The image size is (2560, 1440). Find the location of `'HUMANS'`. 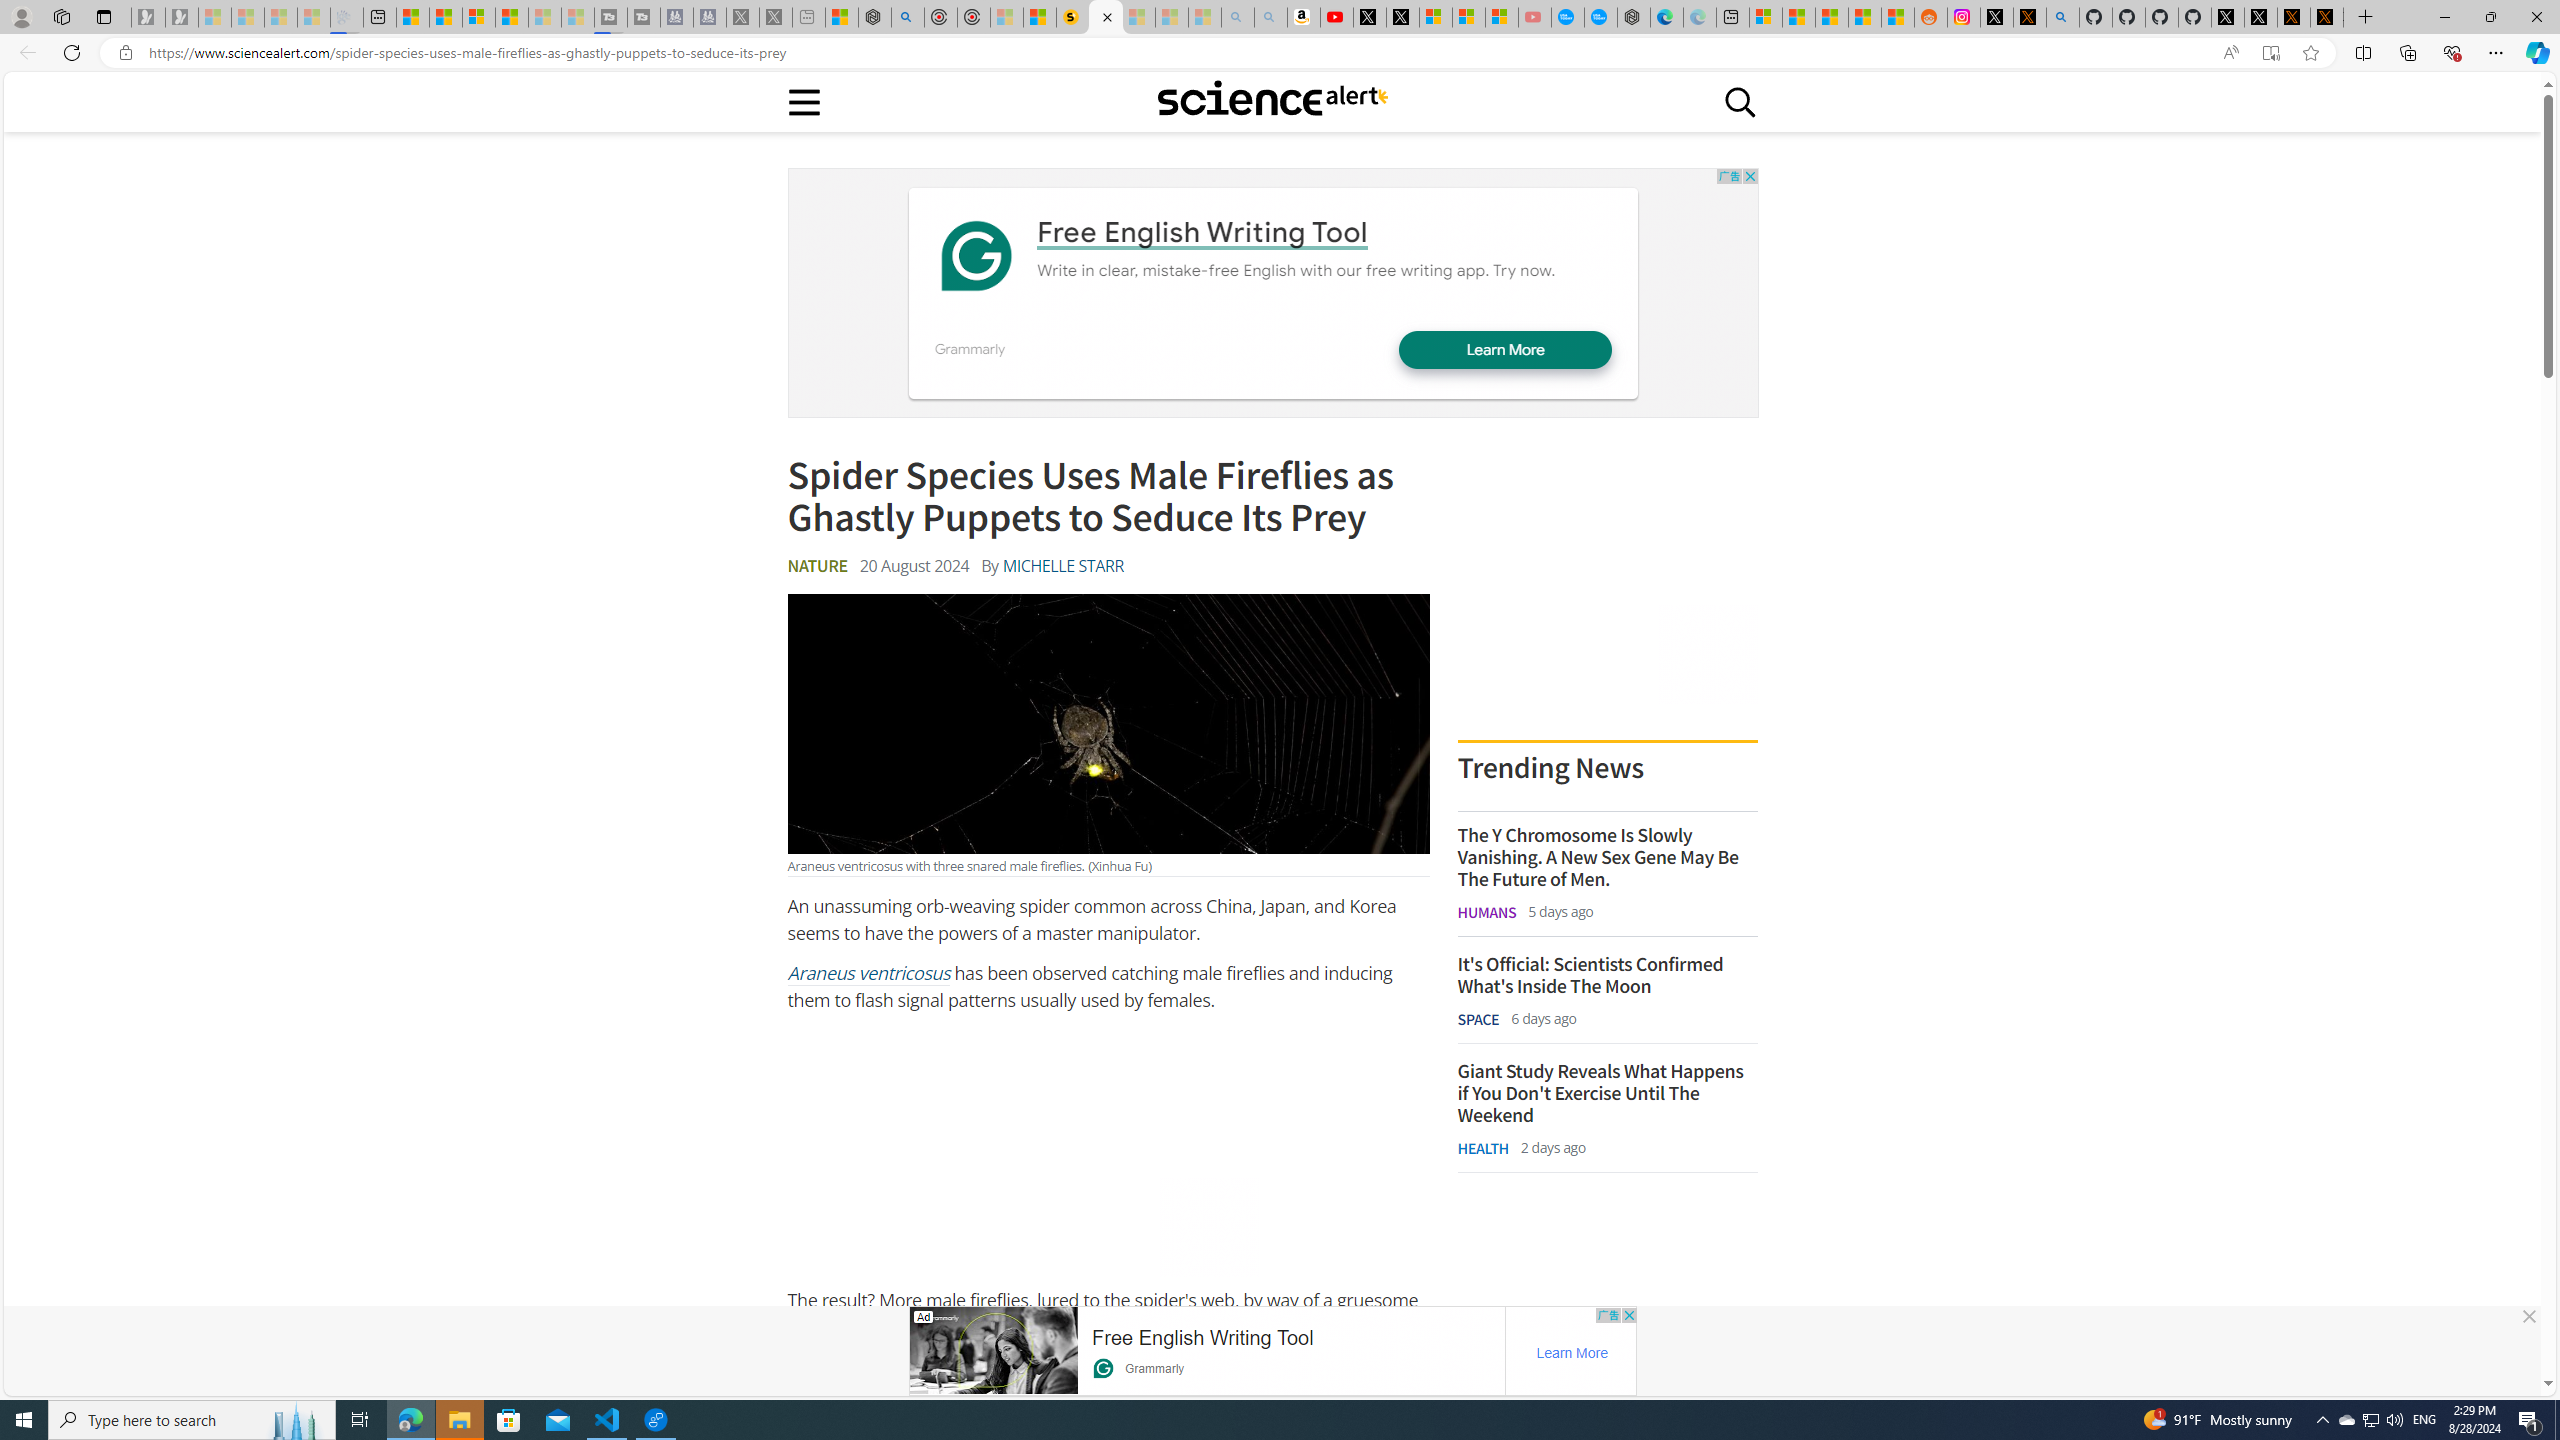

'HUMANS' is located at coordinates (1487, 911).